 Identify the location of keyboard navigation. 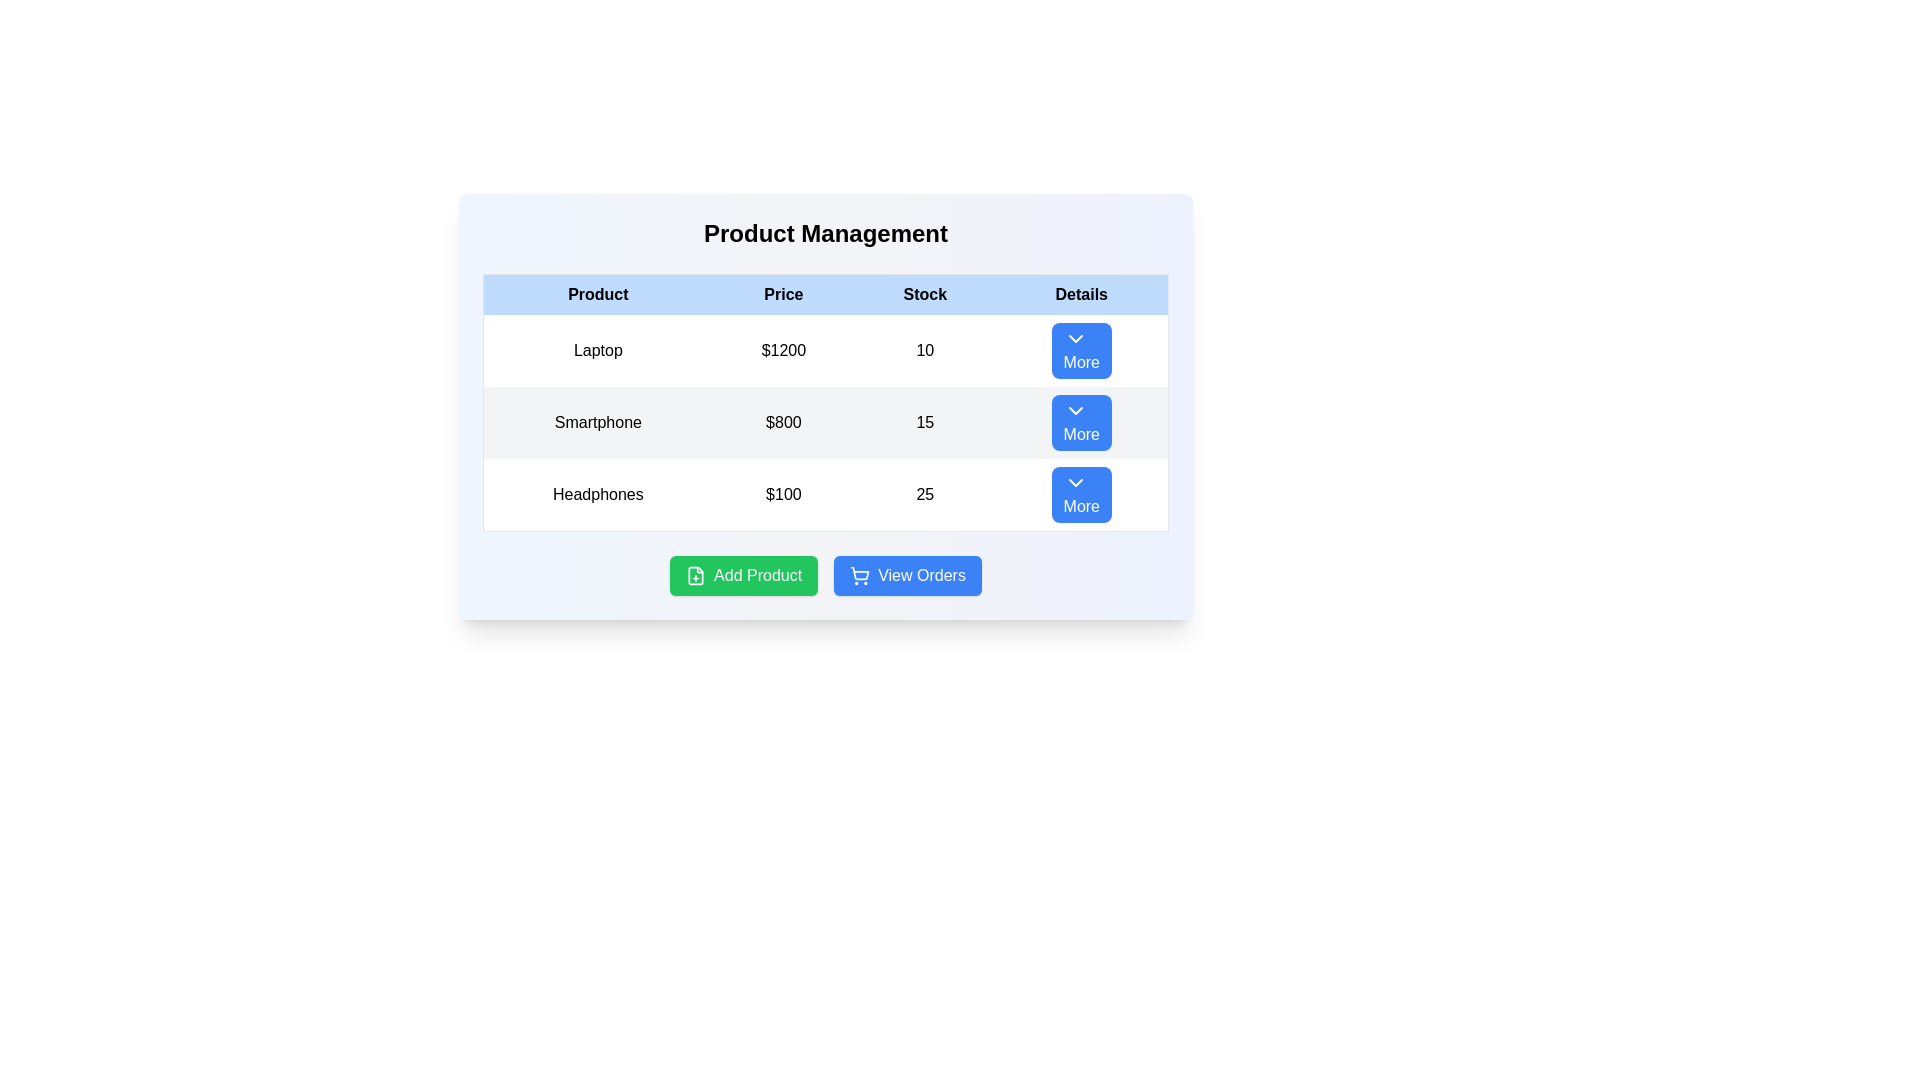
(906, 575).